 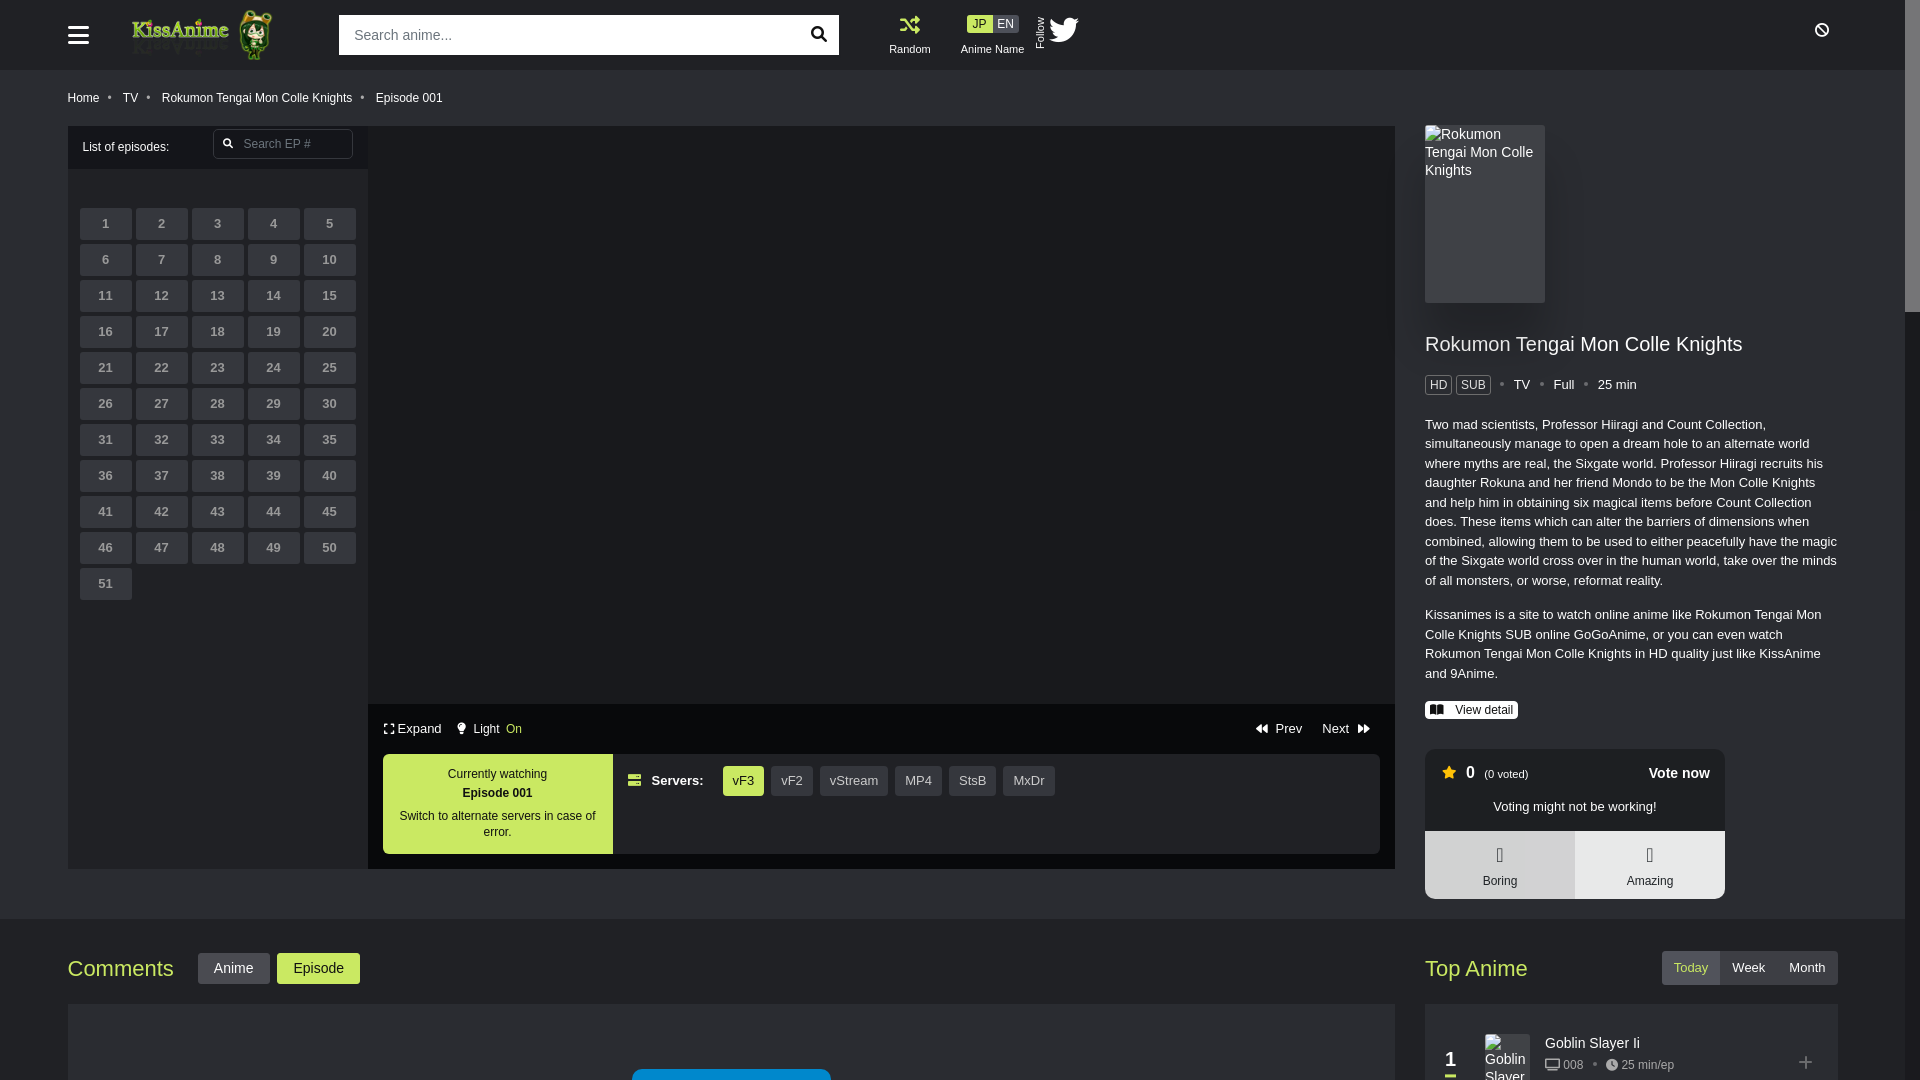 I want to click on 'vF2', so click(x=791, y=779).